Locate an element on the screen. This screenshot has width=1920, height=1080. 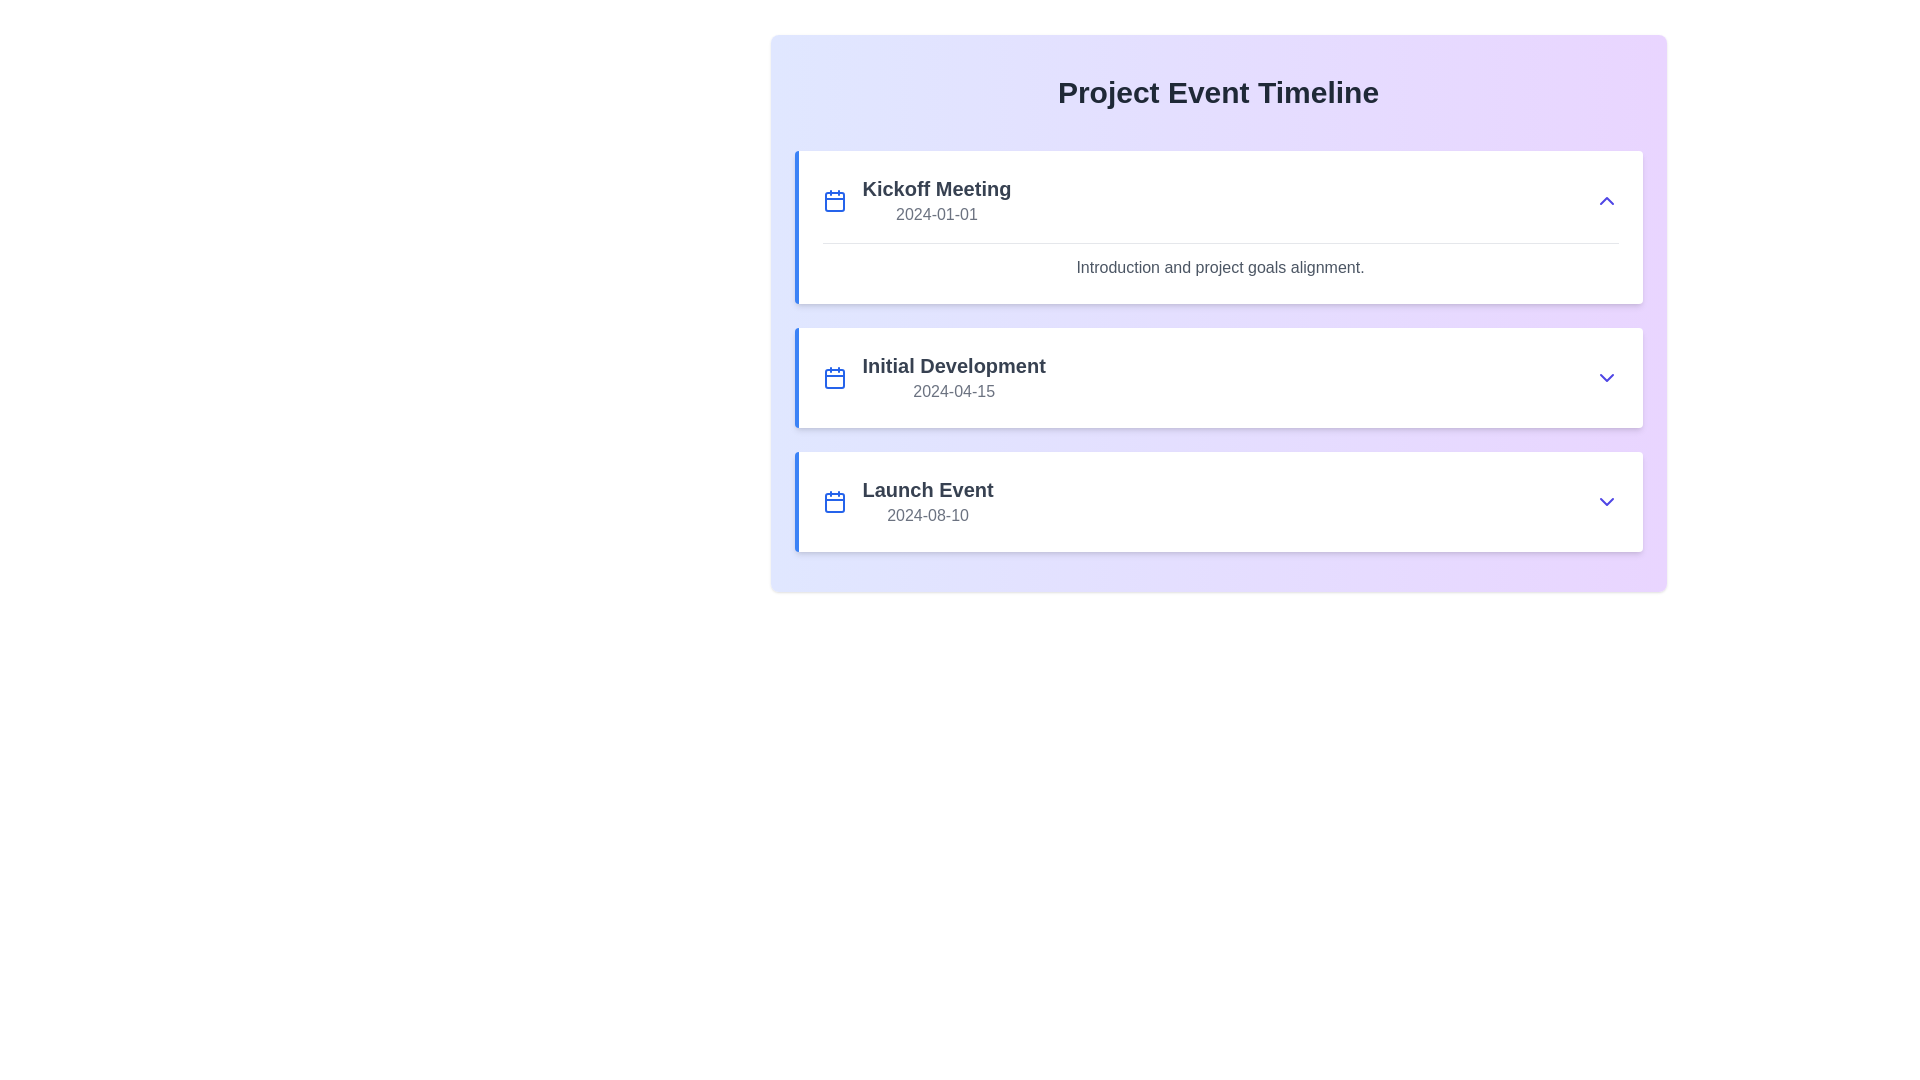
the 'Initial Development' text block is located at coordinates (953, 378).